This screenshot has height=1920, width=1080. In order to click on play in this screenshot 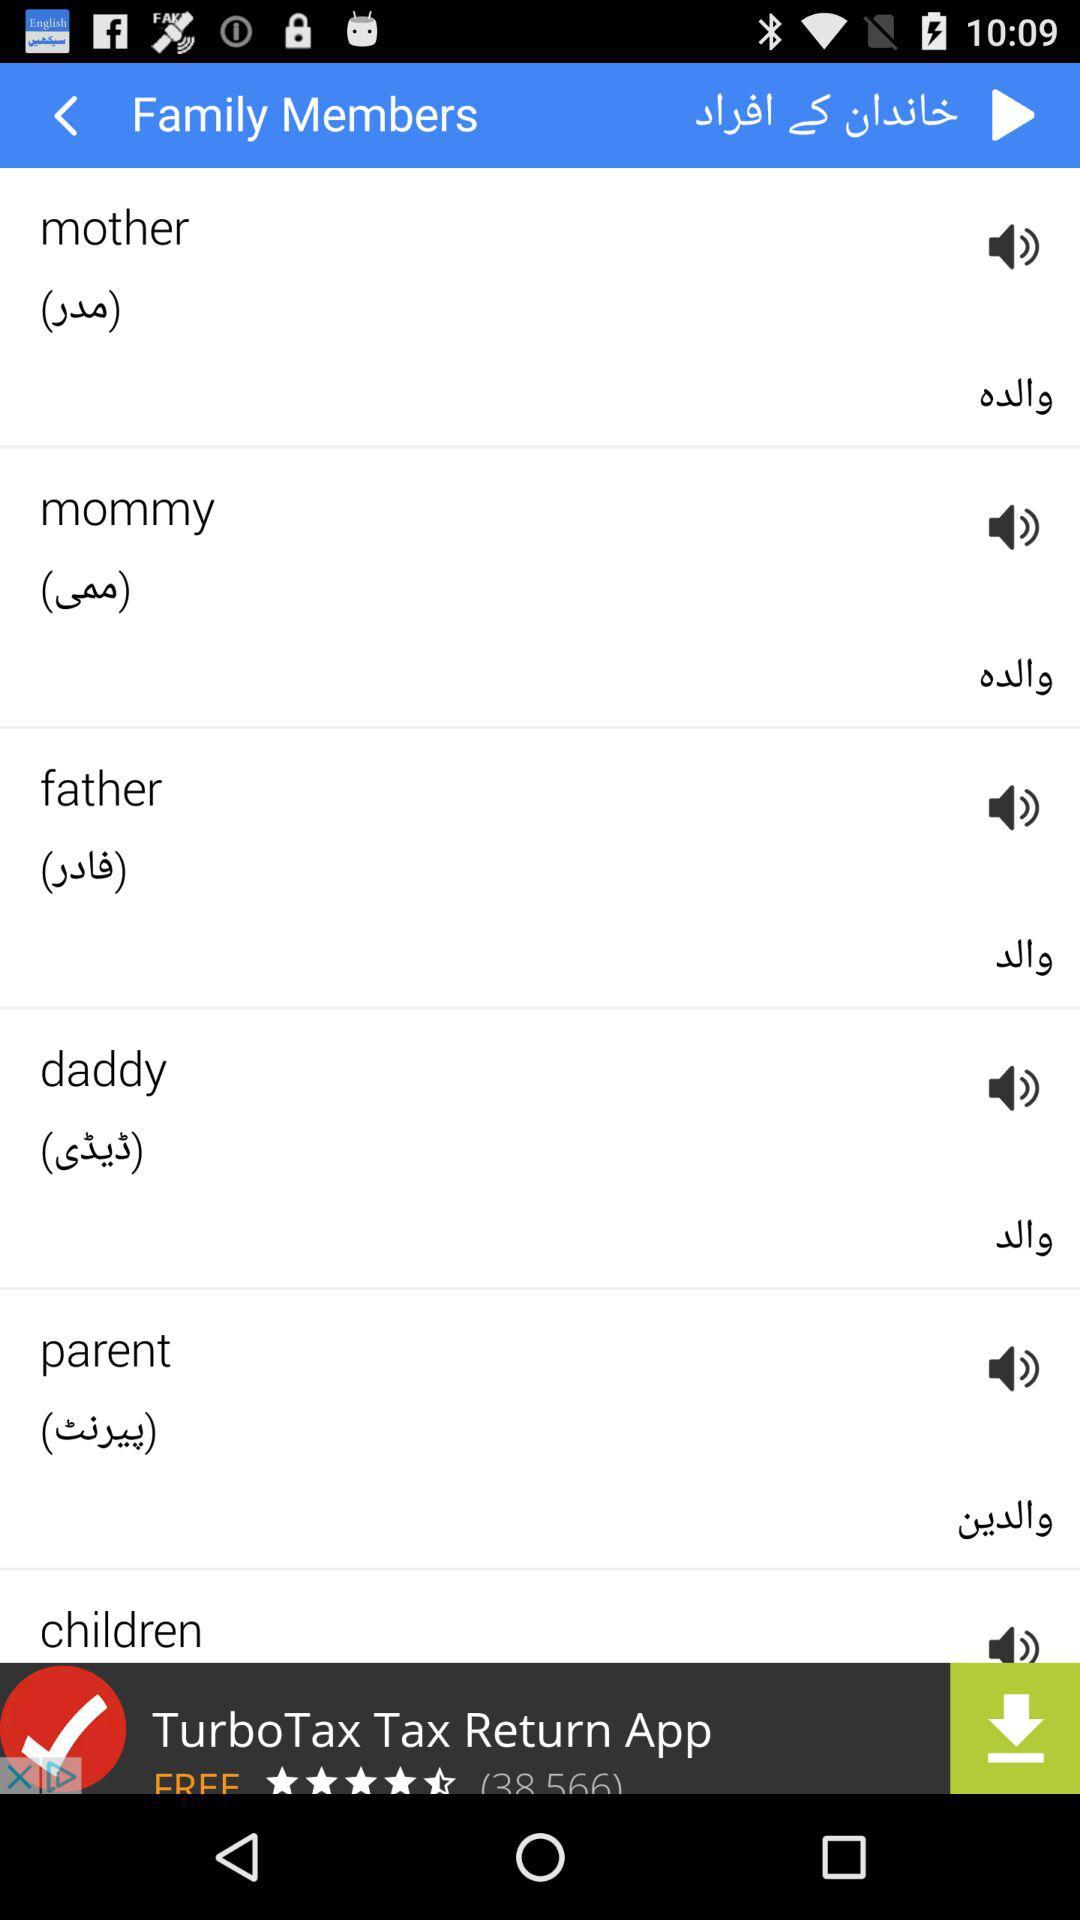, I will do `click(1014, 114)`.